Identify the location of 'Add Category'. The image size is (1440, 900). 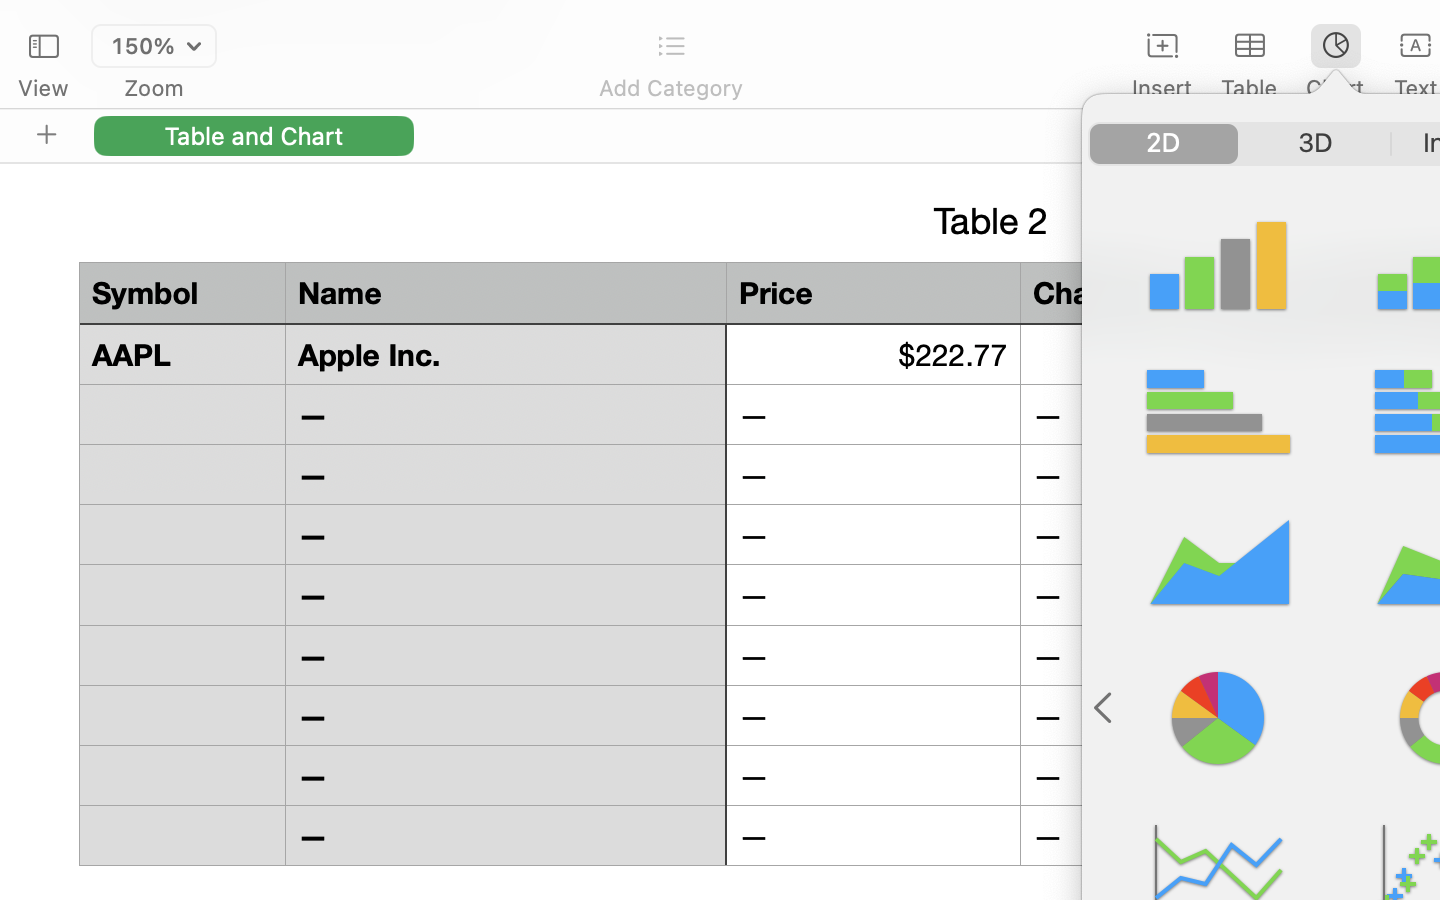
(670, 87).